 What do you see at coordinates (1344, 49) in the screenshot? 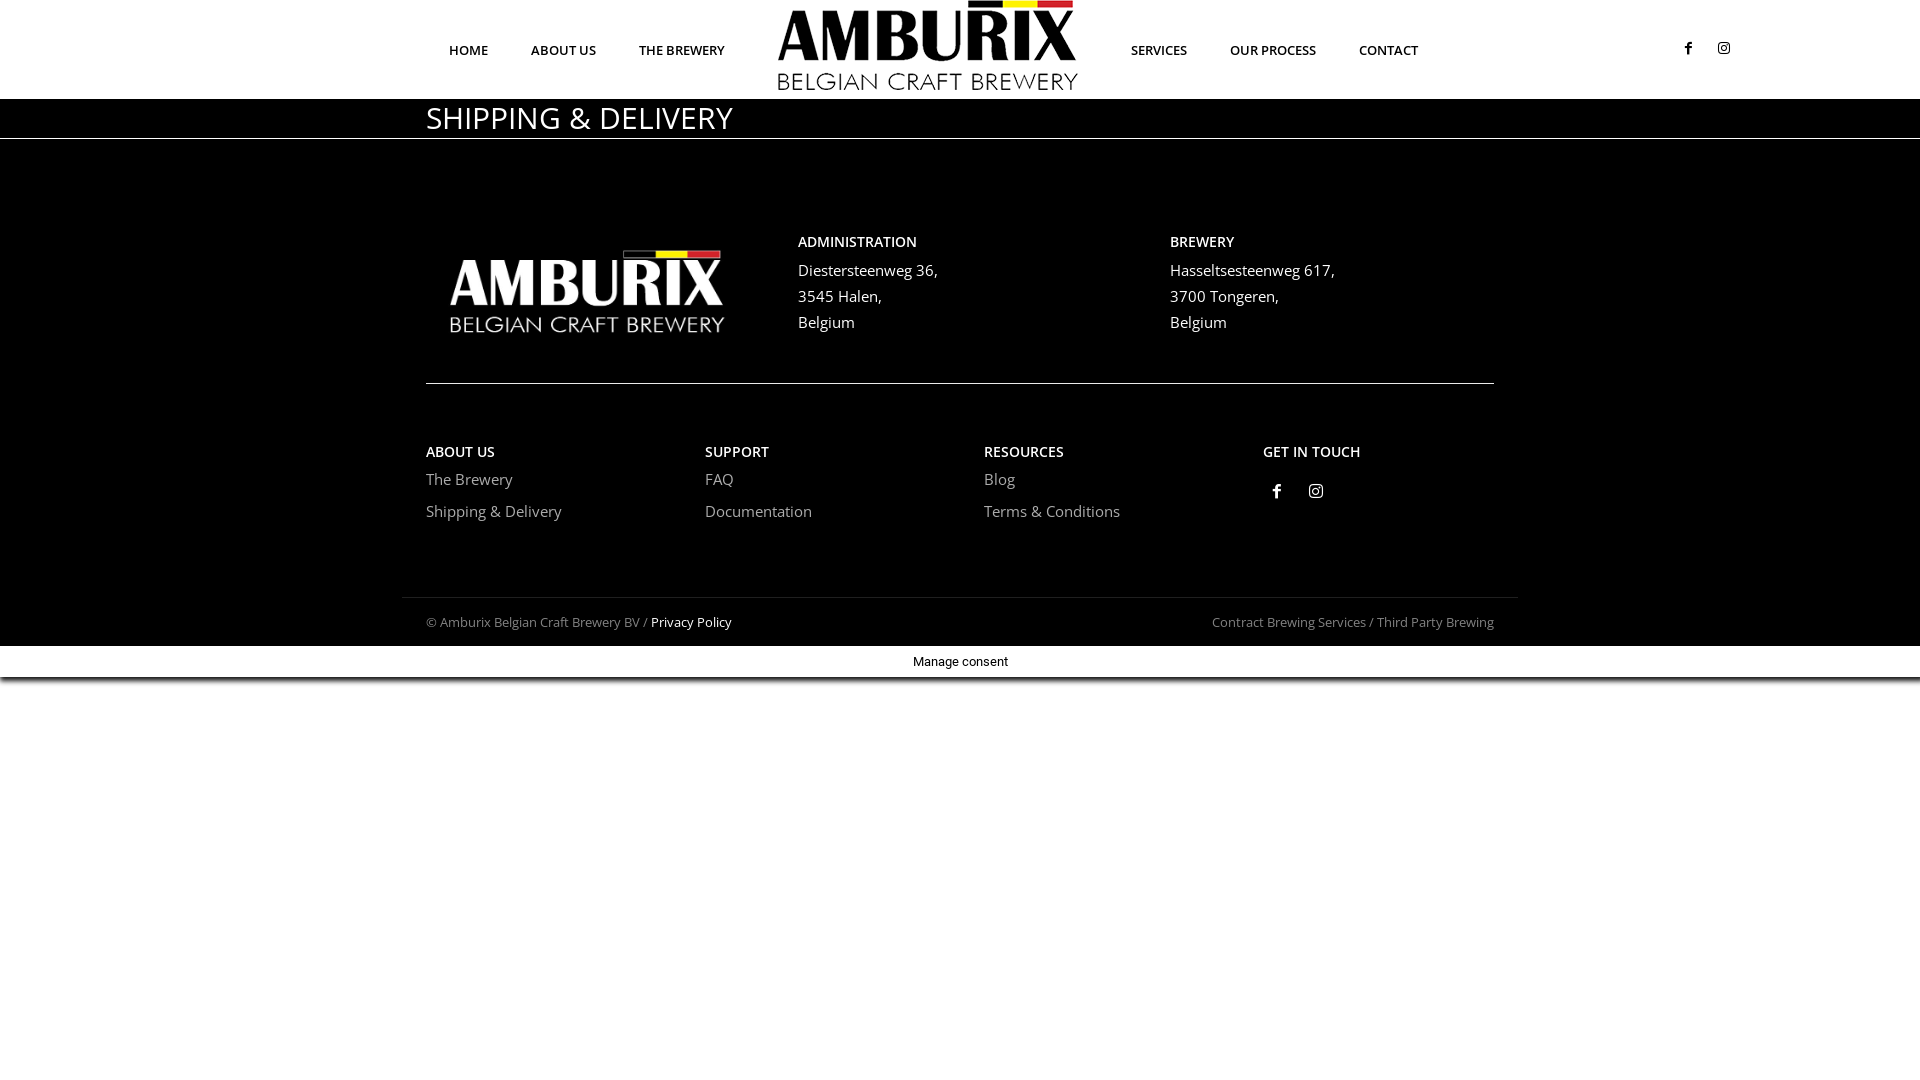
I see `'CONTACT'` at bounding box center [1344, 49].